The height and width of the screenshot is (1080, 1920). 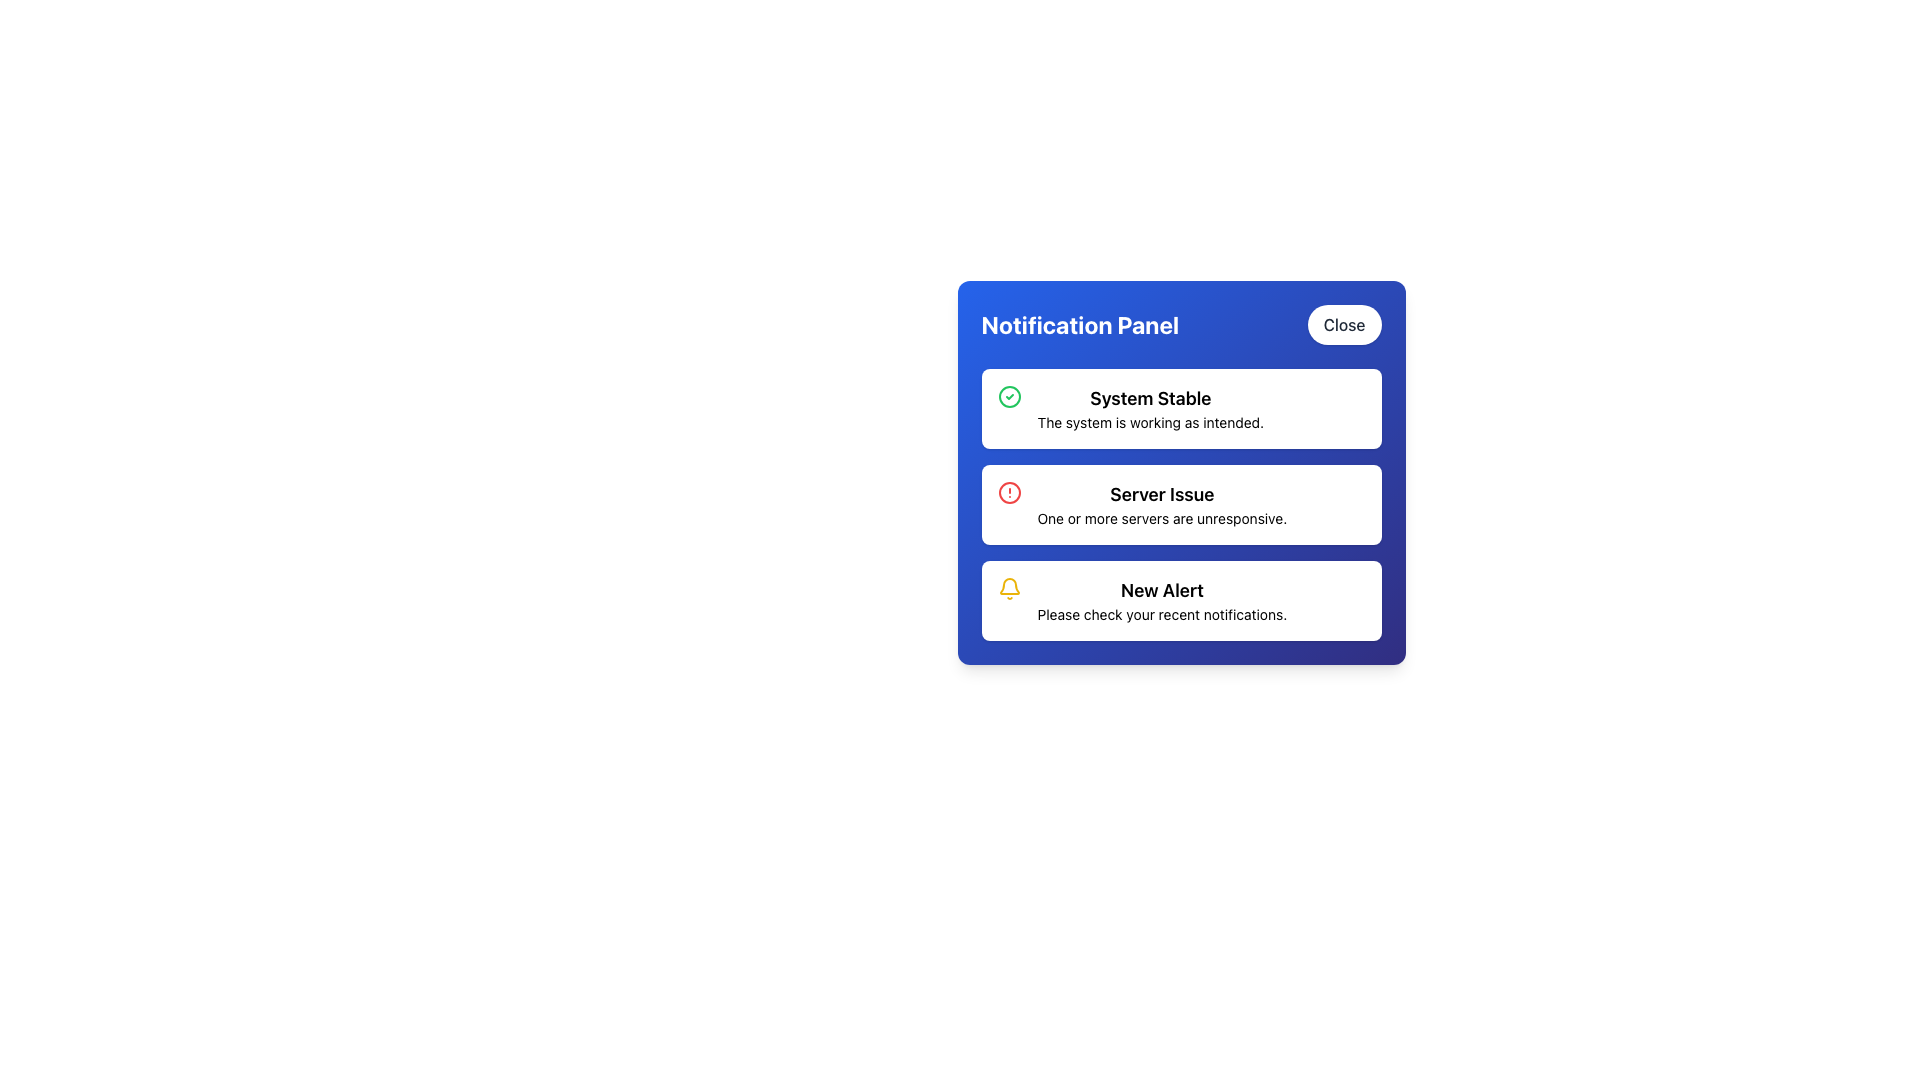 I want to click on bold text 'System Stable' located in the Notification Panel, which indicates a successful status with a green check icon to its left, so click(x=1150, y=398).